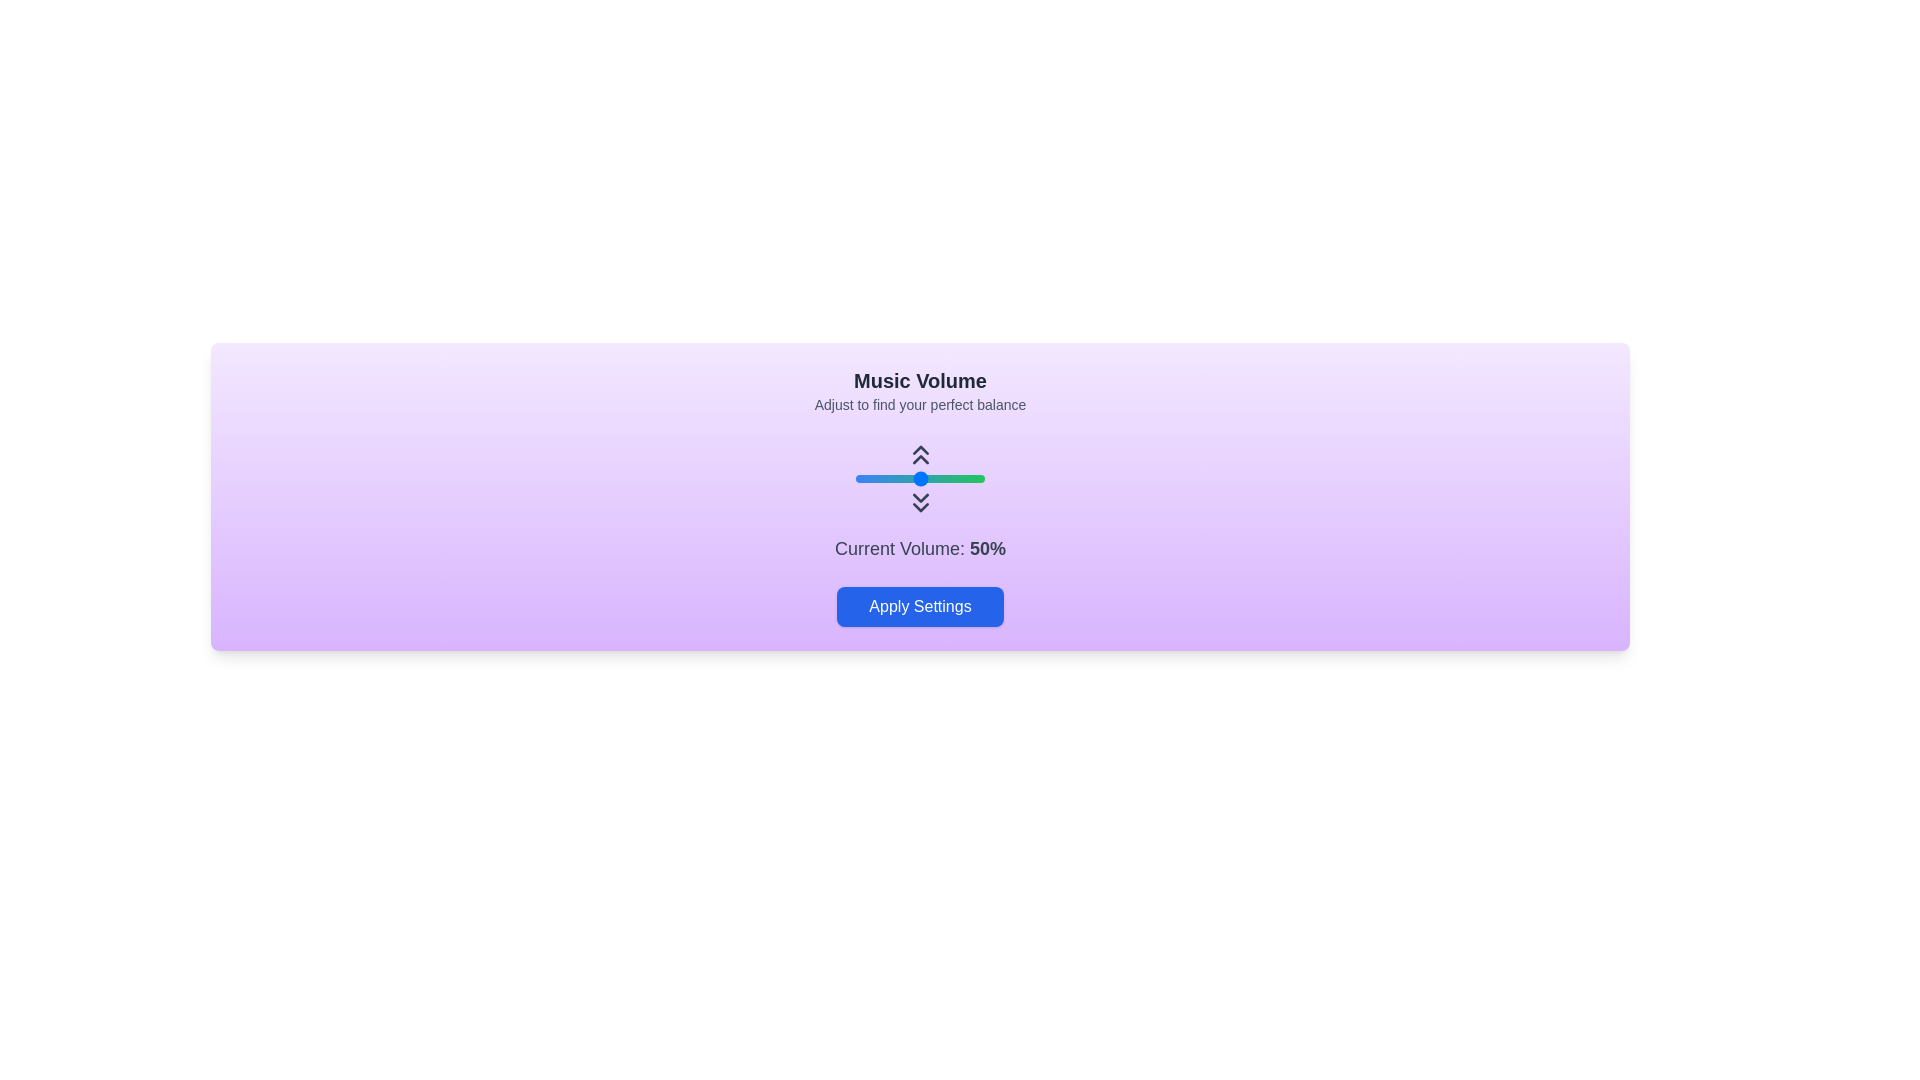  I want to click on the volume slider to 63%, so click(936, 478).